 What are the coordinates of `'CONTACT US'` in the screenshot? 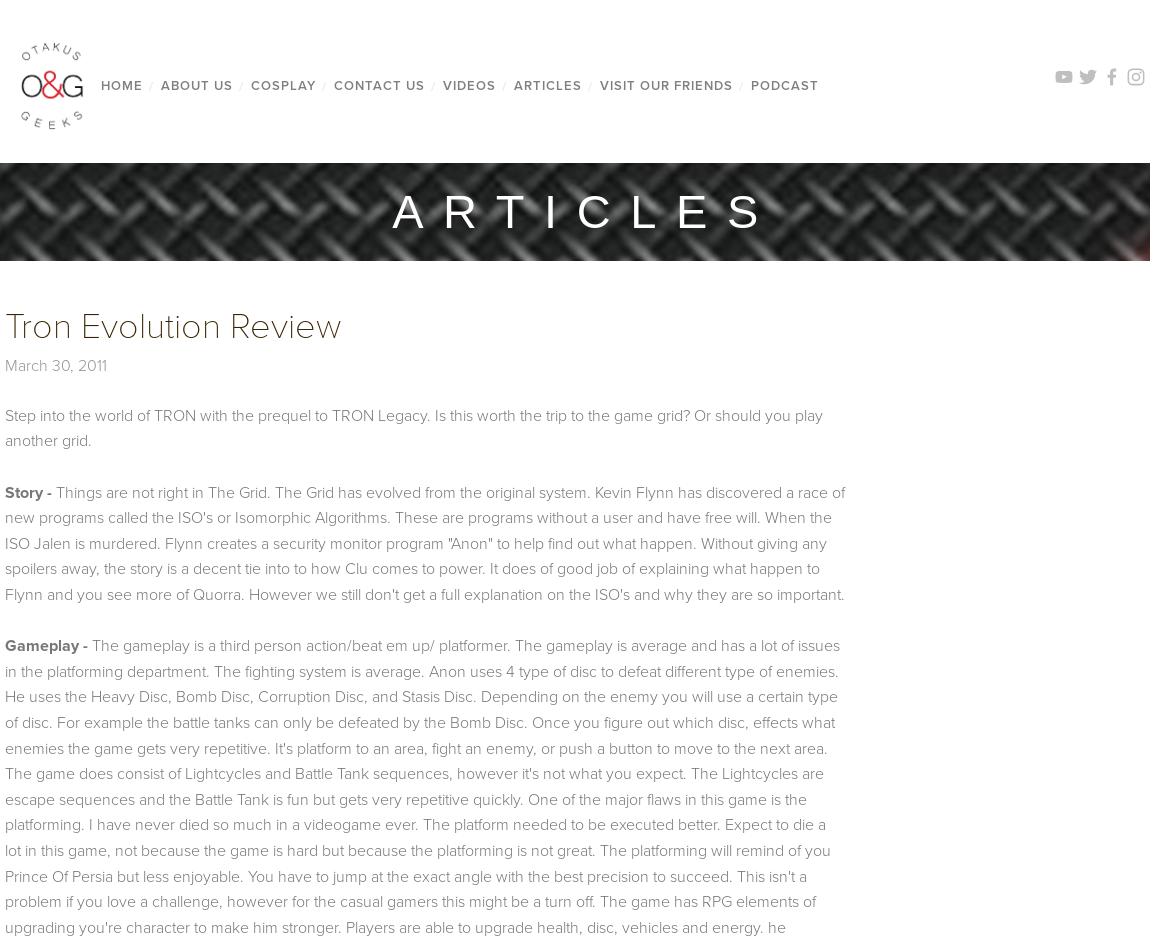 It's located at (377, 85).